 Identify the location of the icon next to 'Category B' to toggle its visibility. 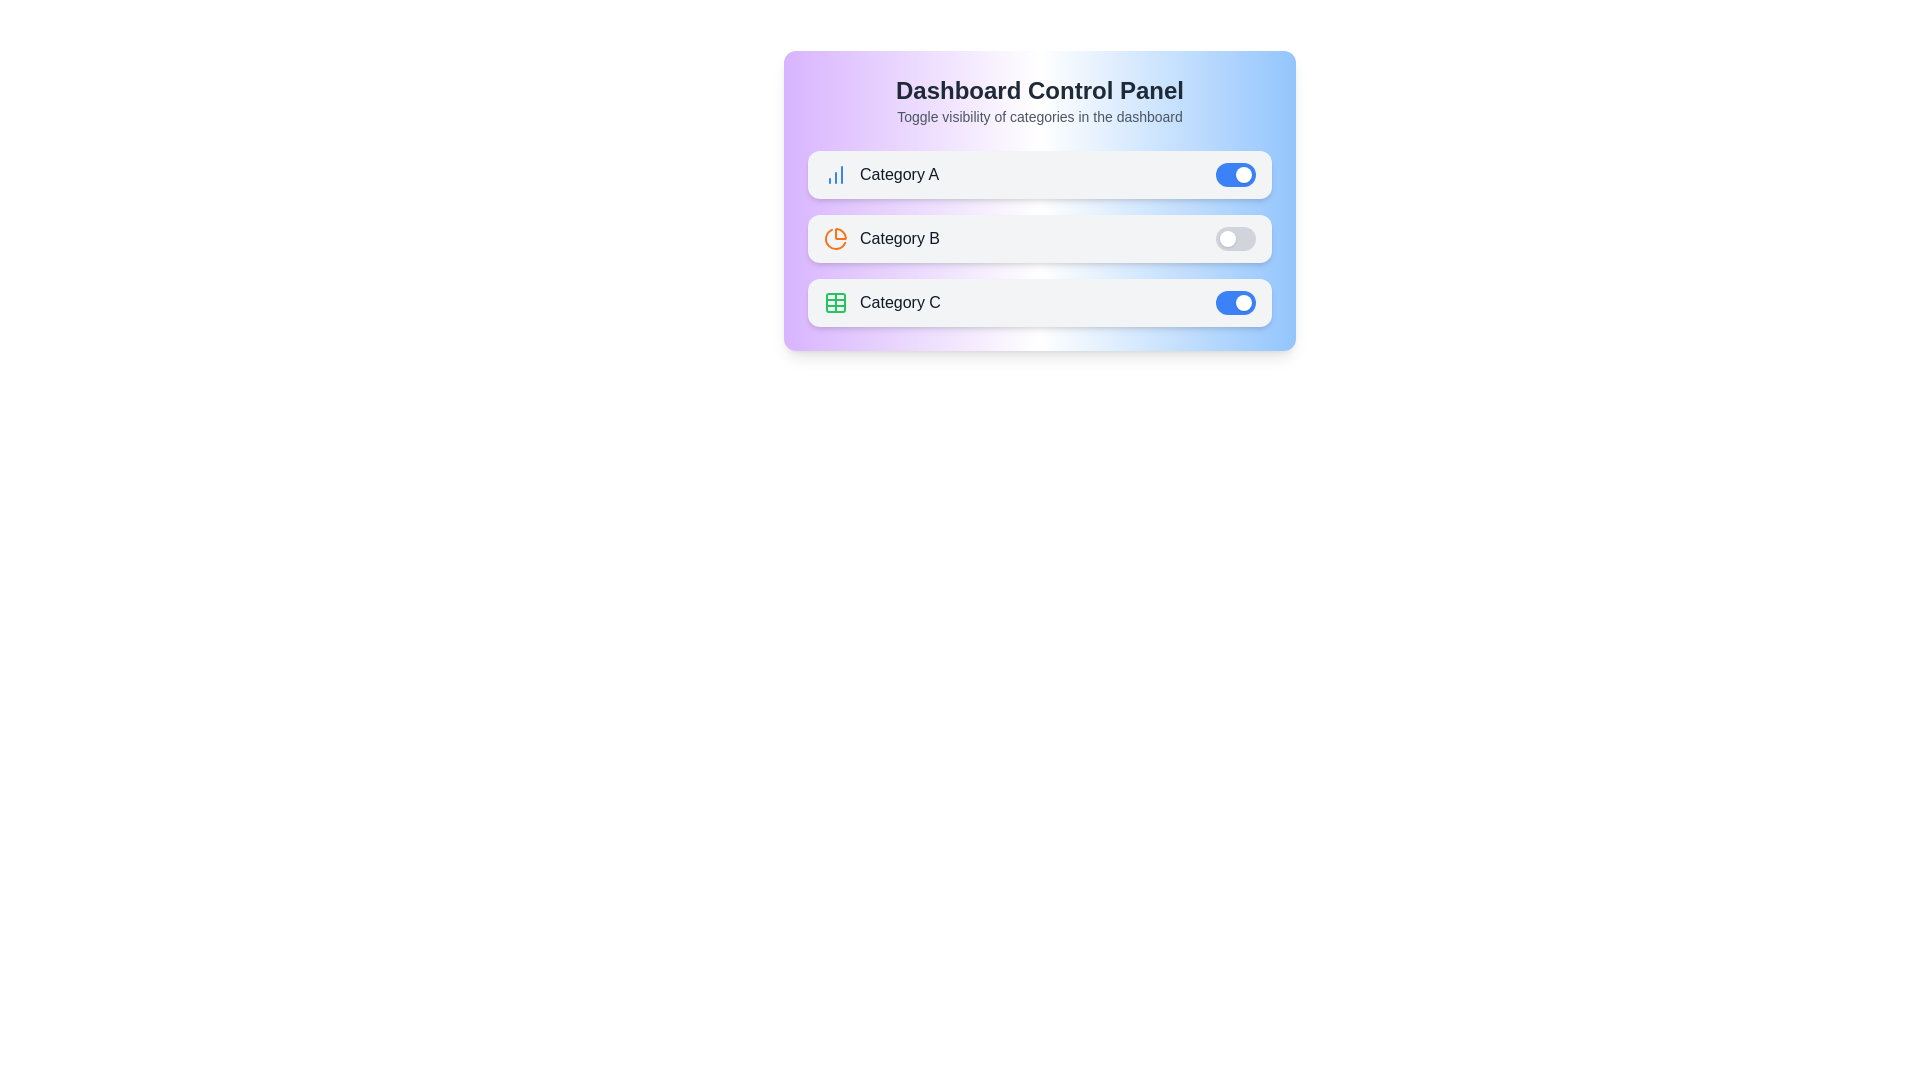
(835, 238).